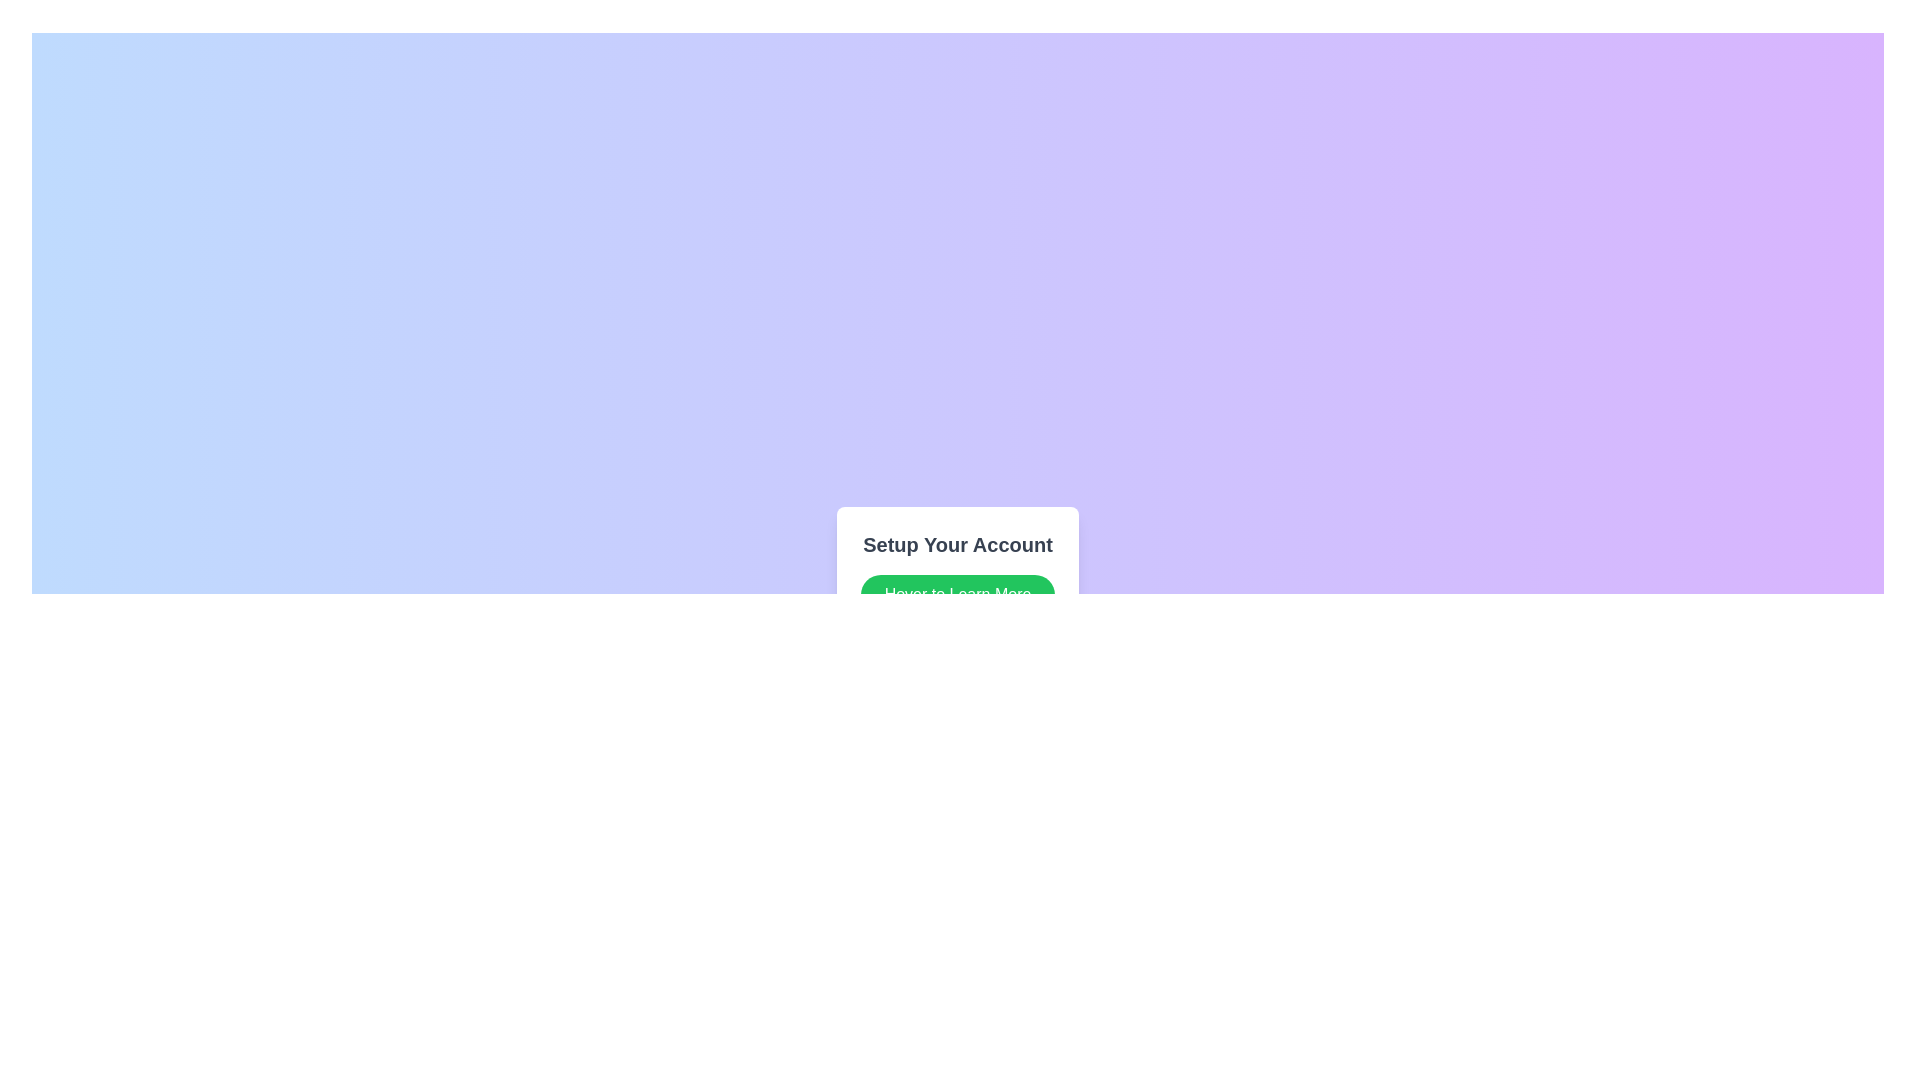  What do you see at coordinates (957, 544) in the screenshot?
I see `the title text element that serves as a heading for the section, positioned directly above the green 'Hover to Learn More' button` at bounding box center [957, 544].